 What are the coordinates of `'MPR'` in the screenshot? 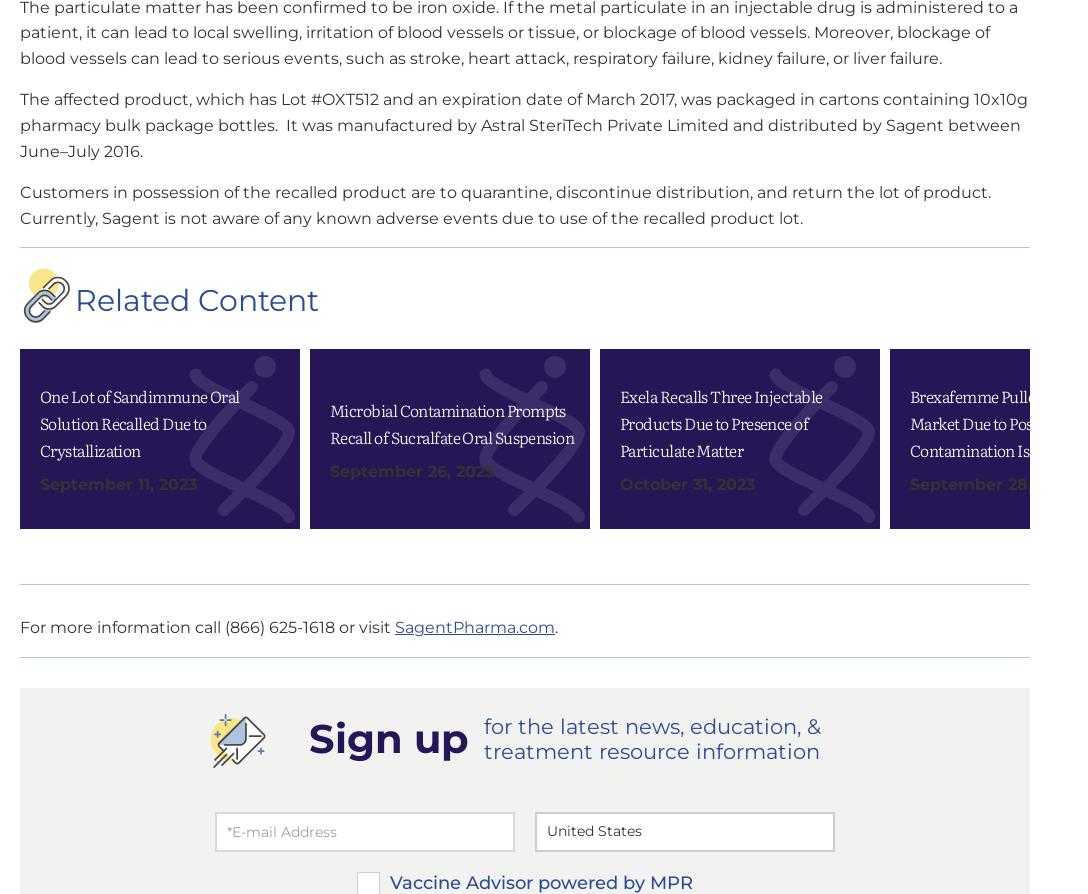 It's located at (737, 467).